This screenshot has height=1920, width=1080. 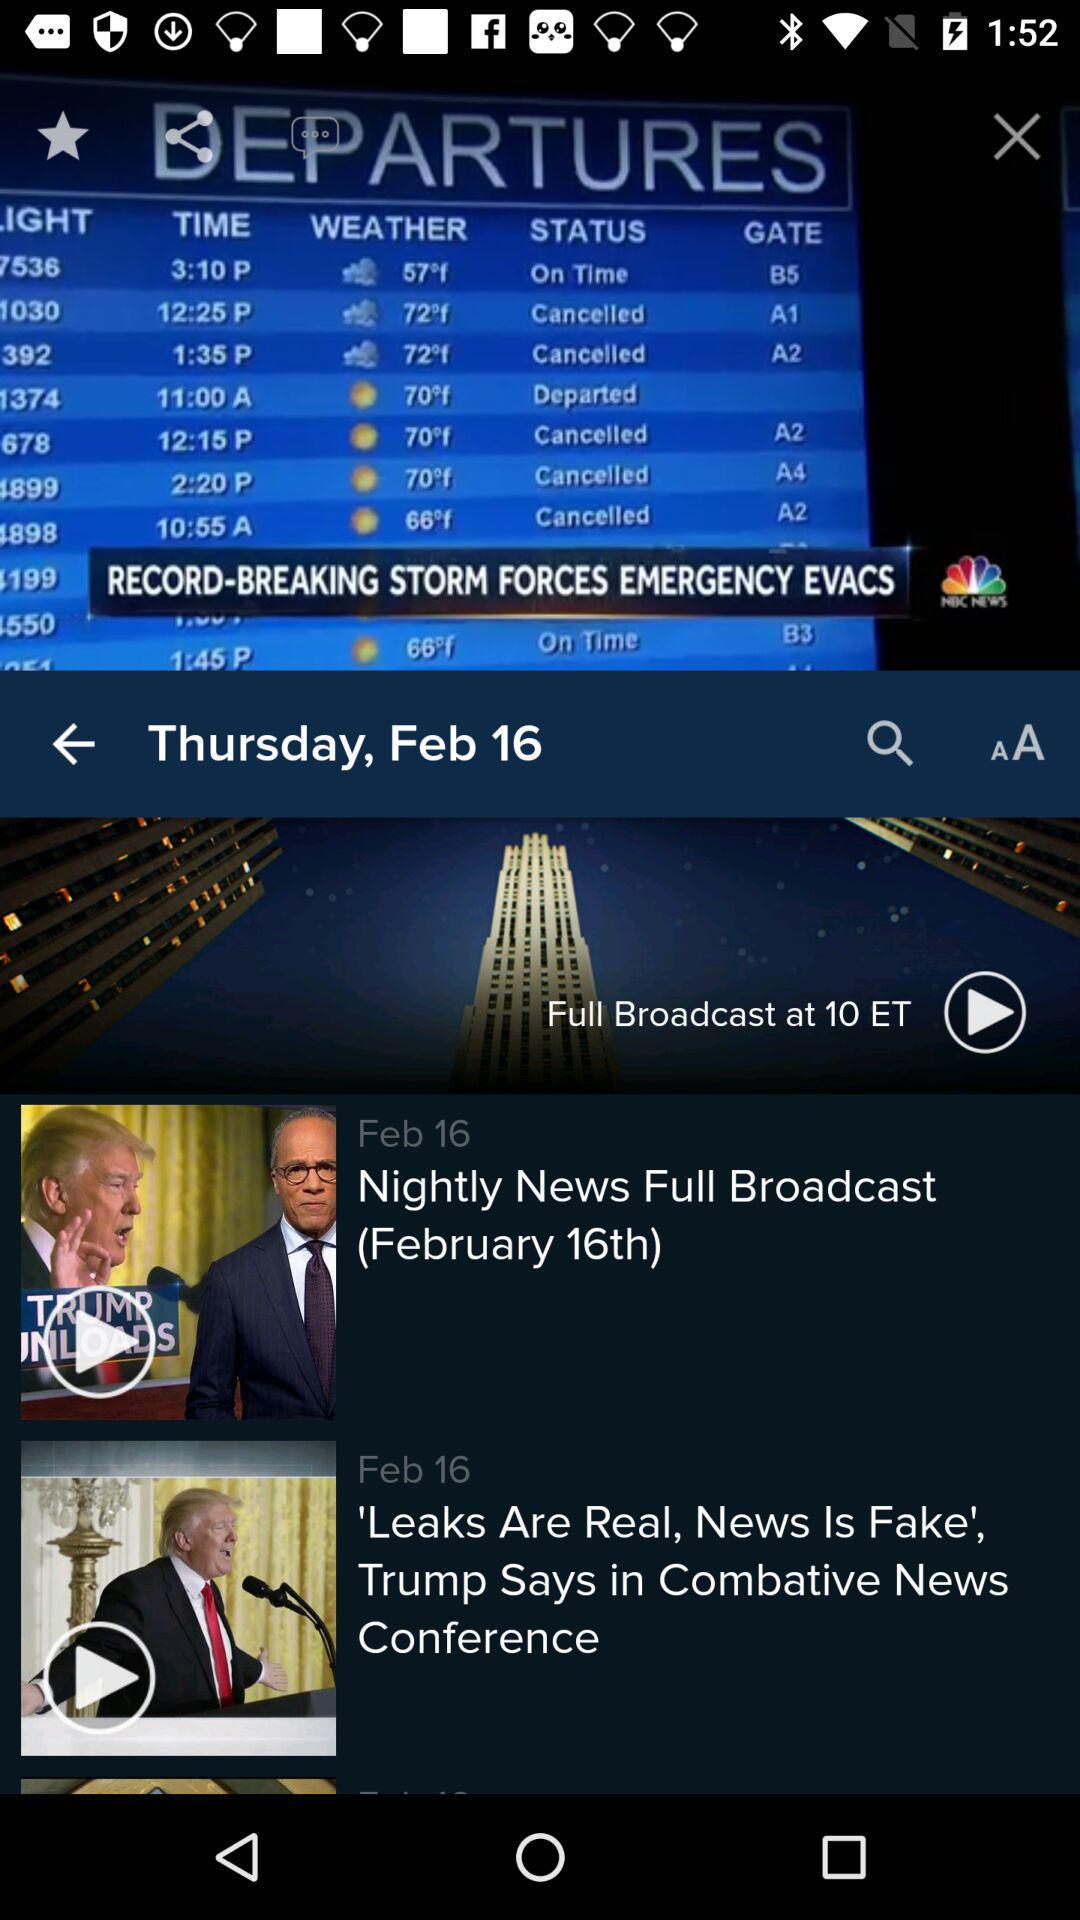 I want to click on the image beside nightly news full broadcast at the bottom of the page, so click(x=177, y=1261).